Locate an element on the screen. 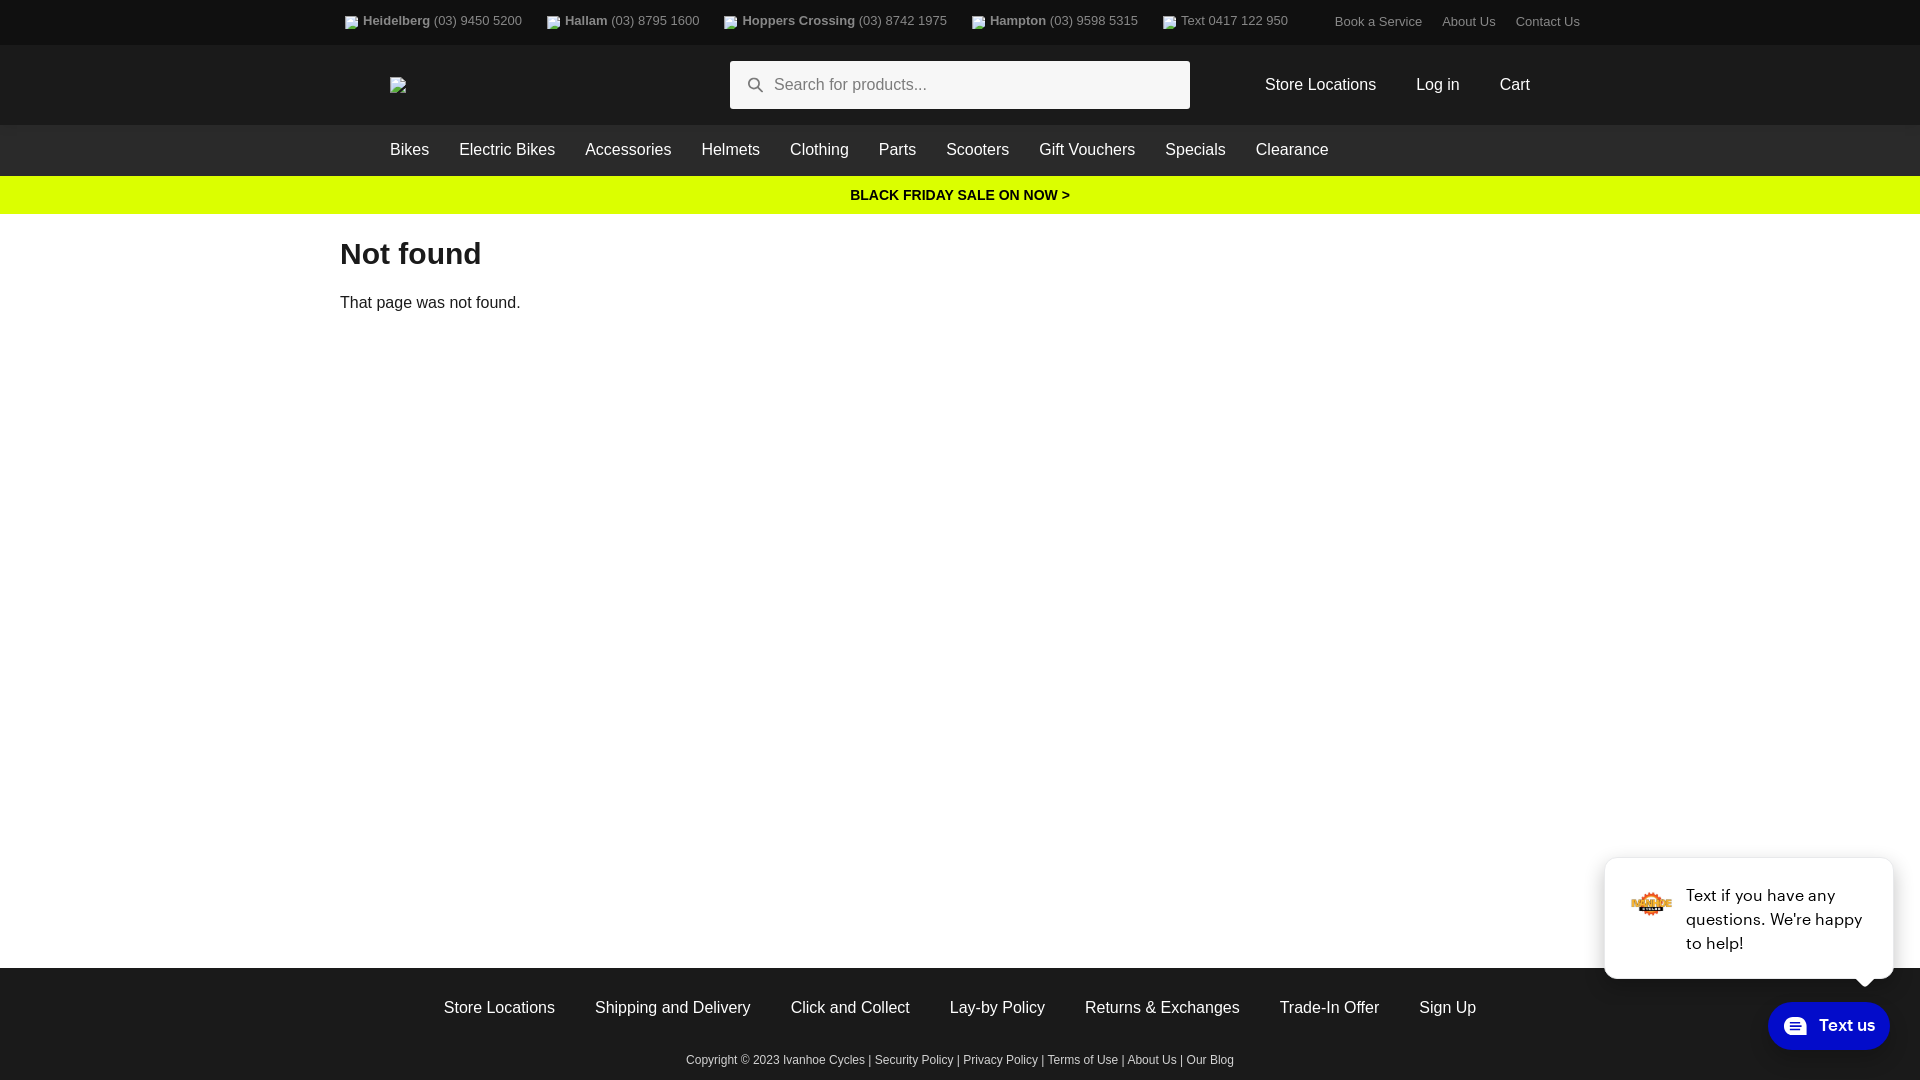  'Contact Us' is located at coordinates (1546, 22).